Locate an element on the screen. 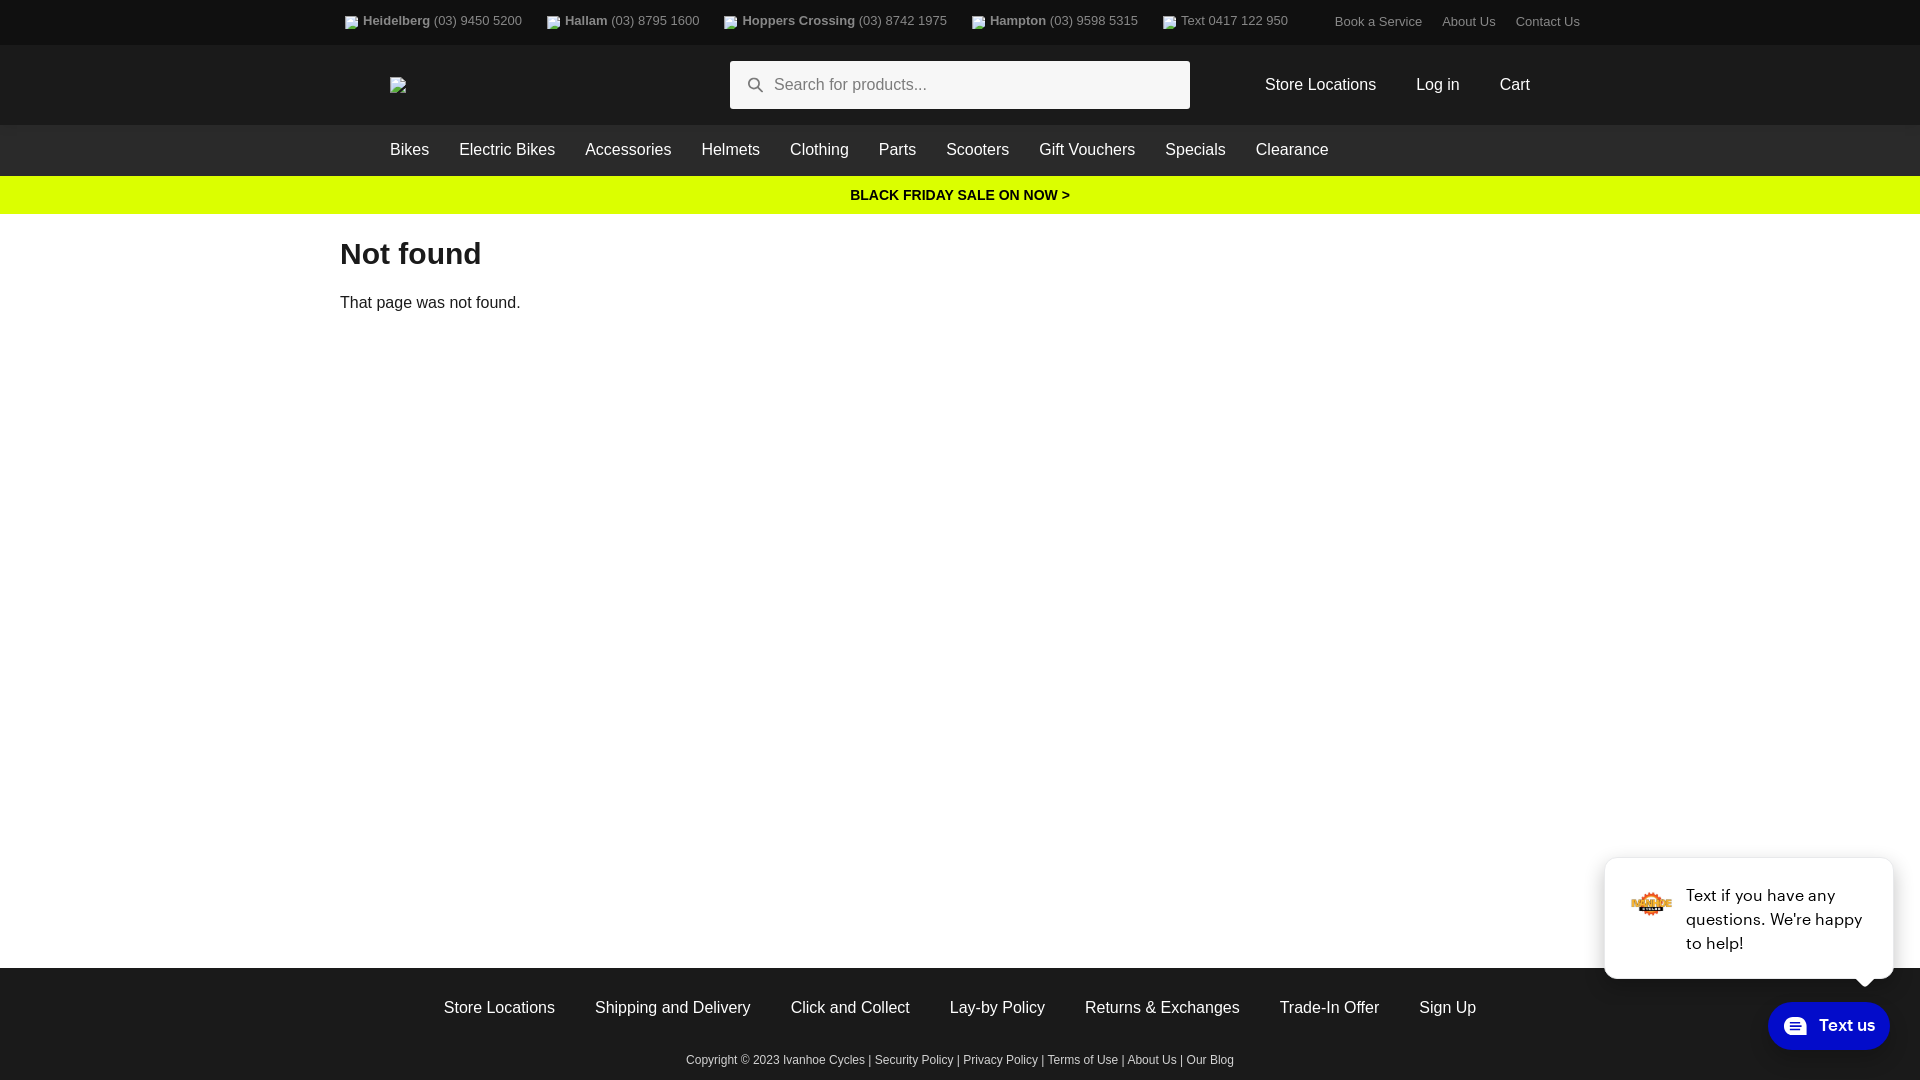  'Contact Us' is located at coordinates (1546, 22).